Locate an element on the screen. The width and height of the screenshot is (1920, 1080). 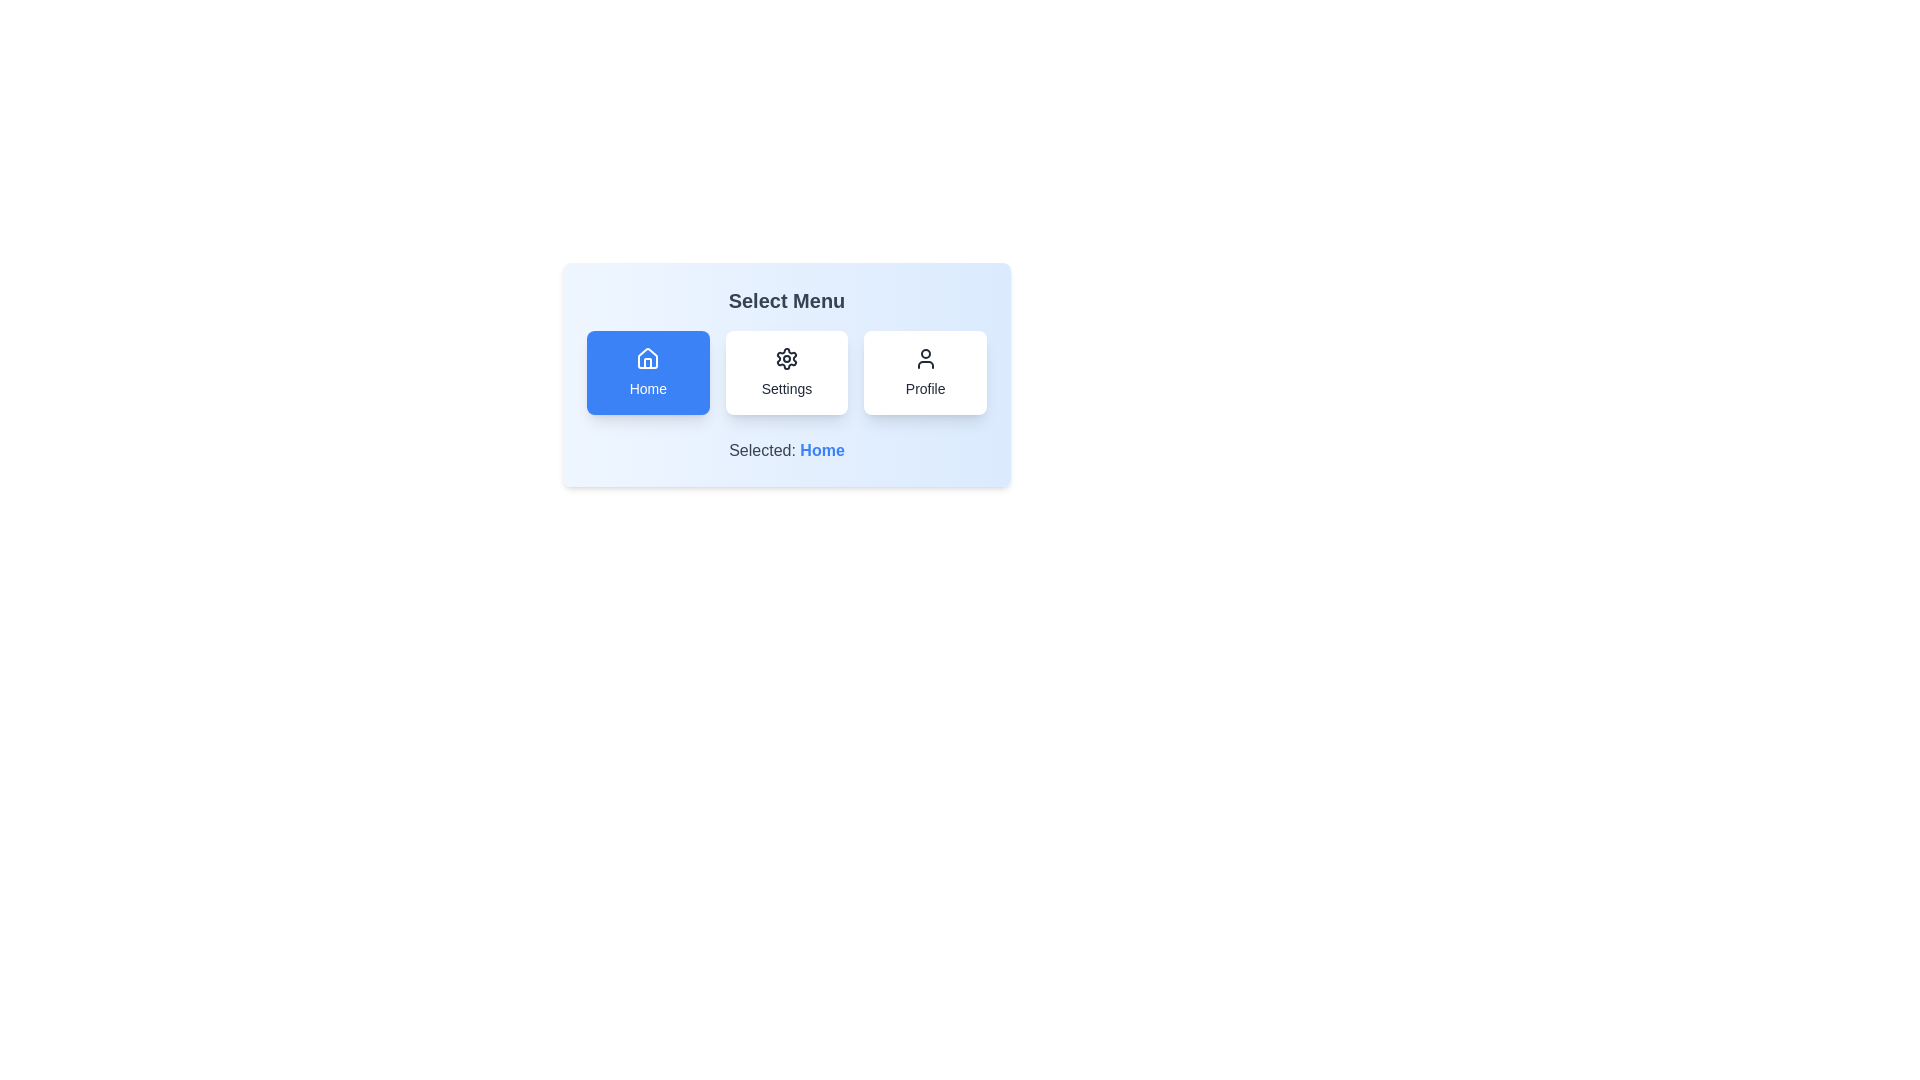
the menu item Home by clicking on its corresponding button is located at coordinates (648, 373).